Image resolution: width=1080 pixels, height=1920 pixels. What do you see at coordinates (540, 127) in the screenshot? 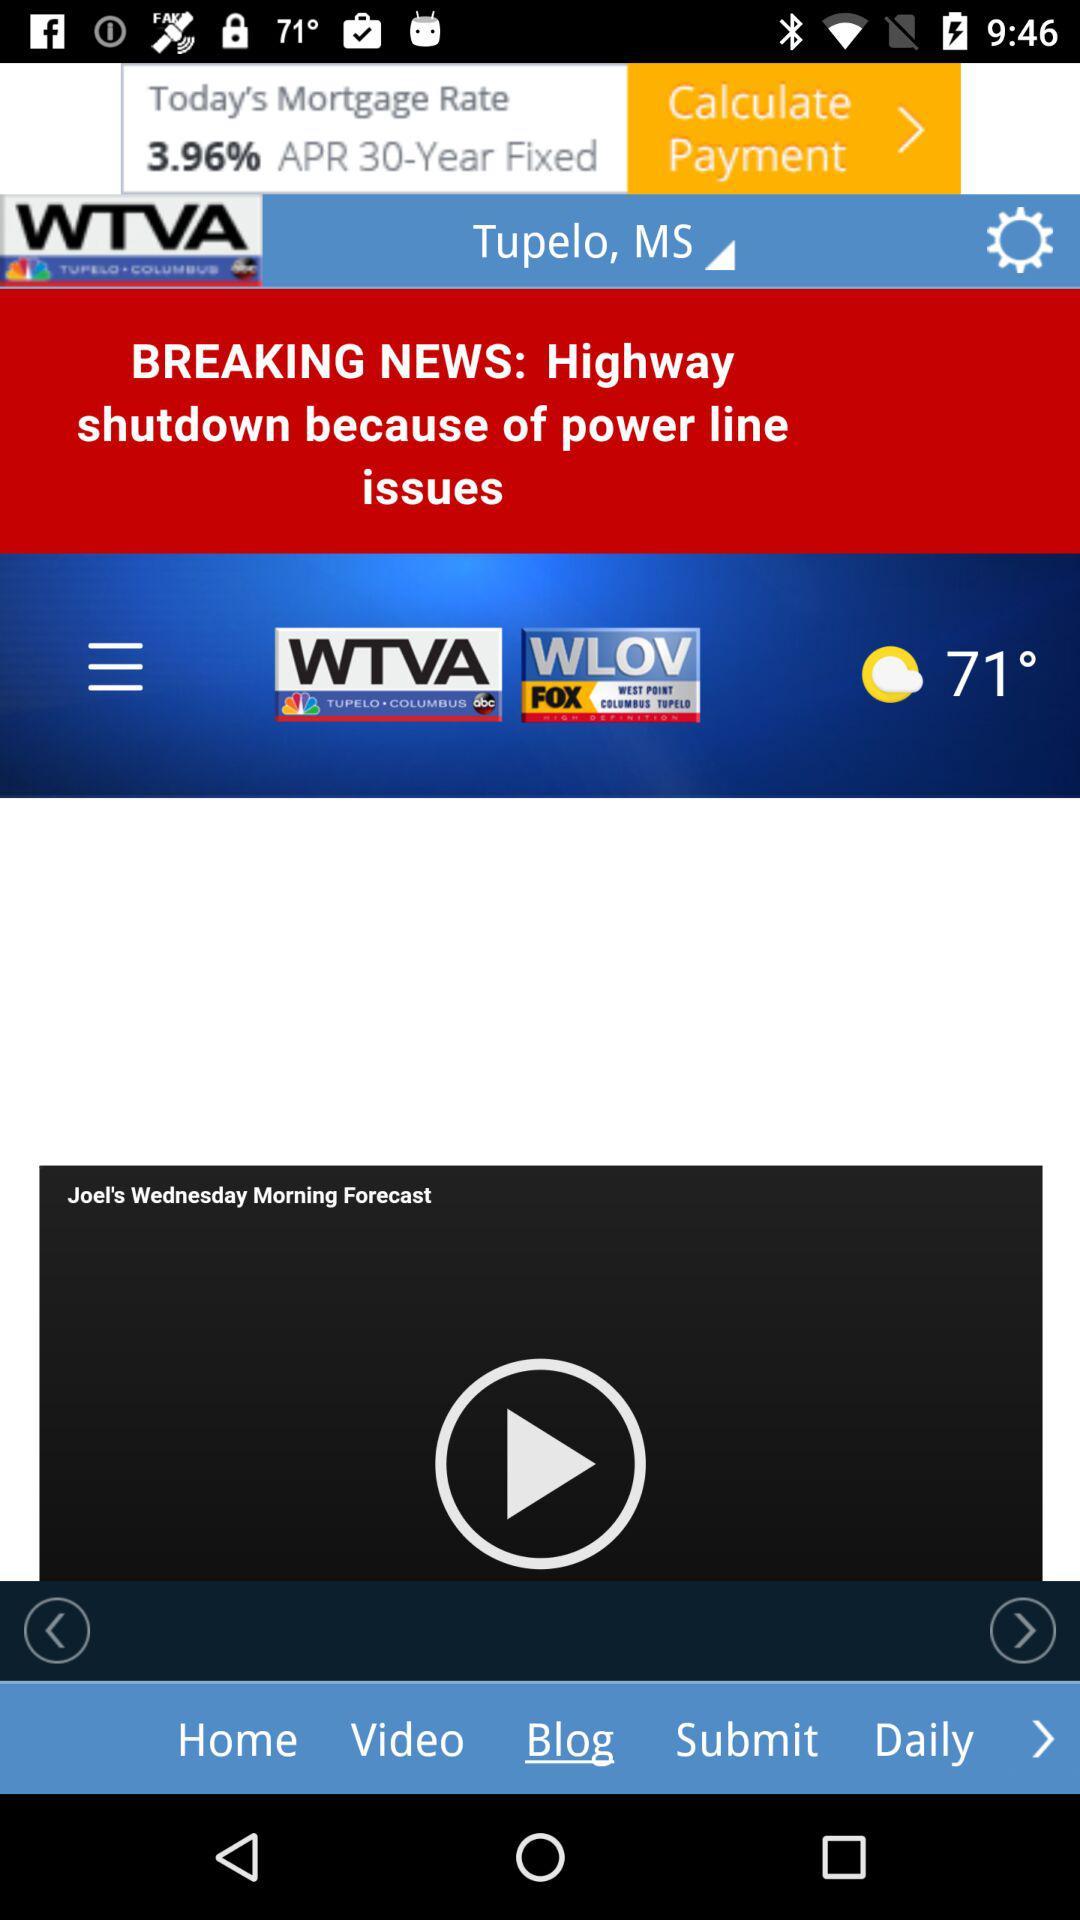
I see `advertisement` at bounding box center [540, 127].